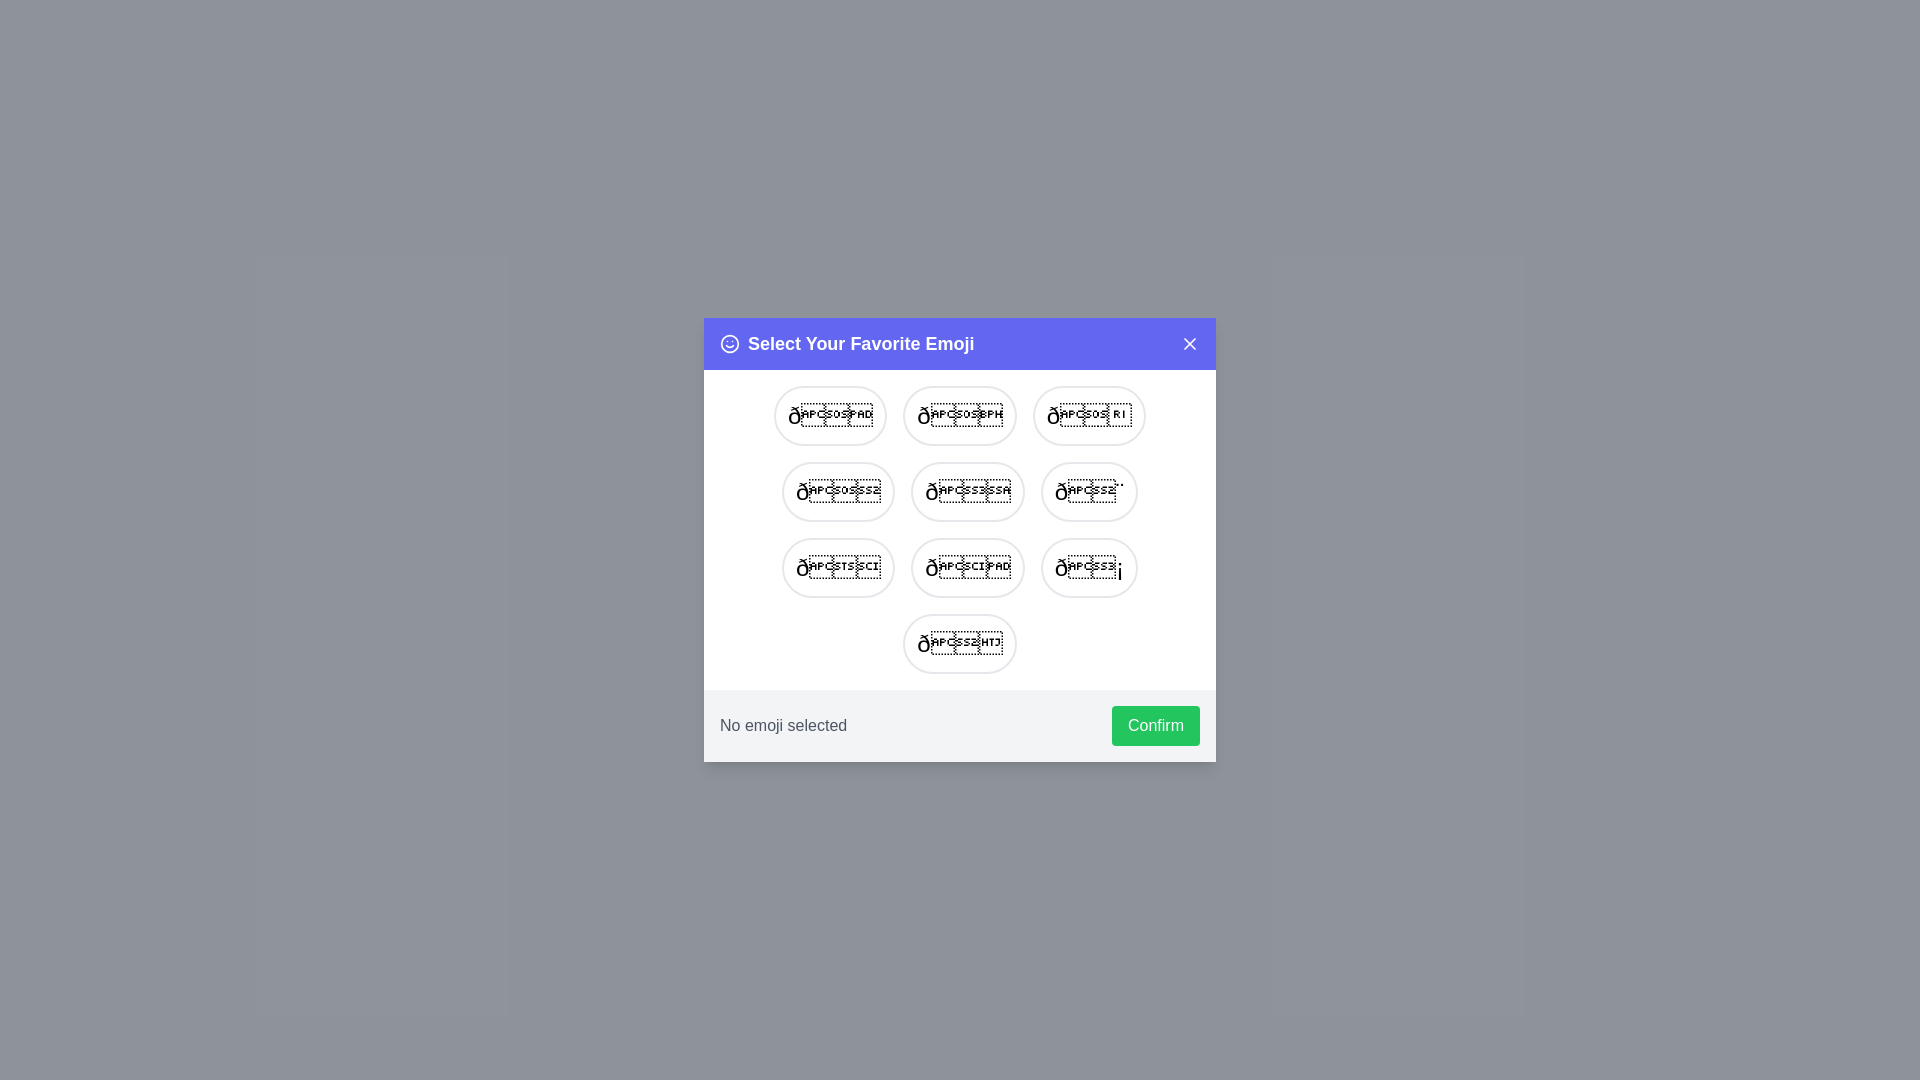  Describe the element at coordinates (830, 415) in the screenshot. I see `the emoji 😀 from the list` at that location.